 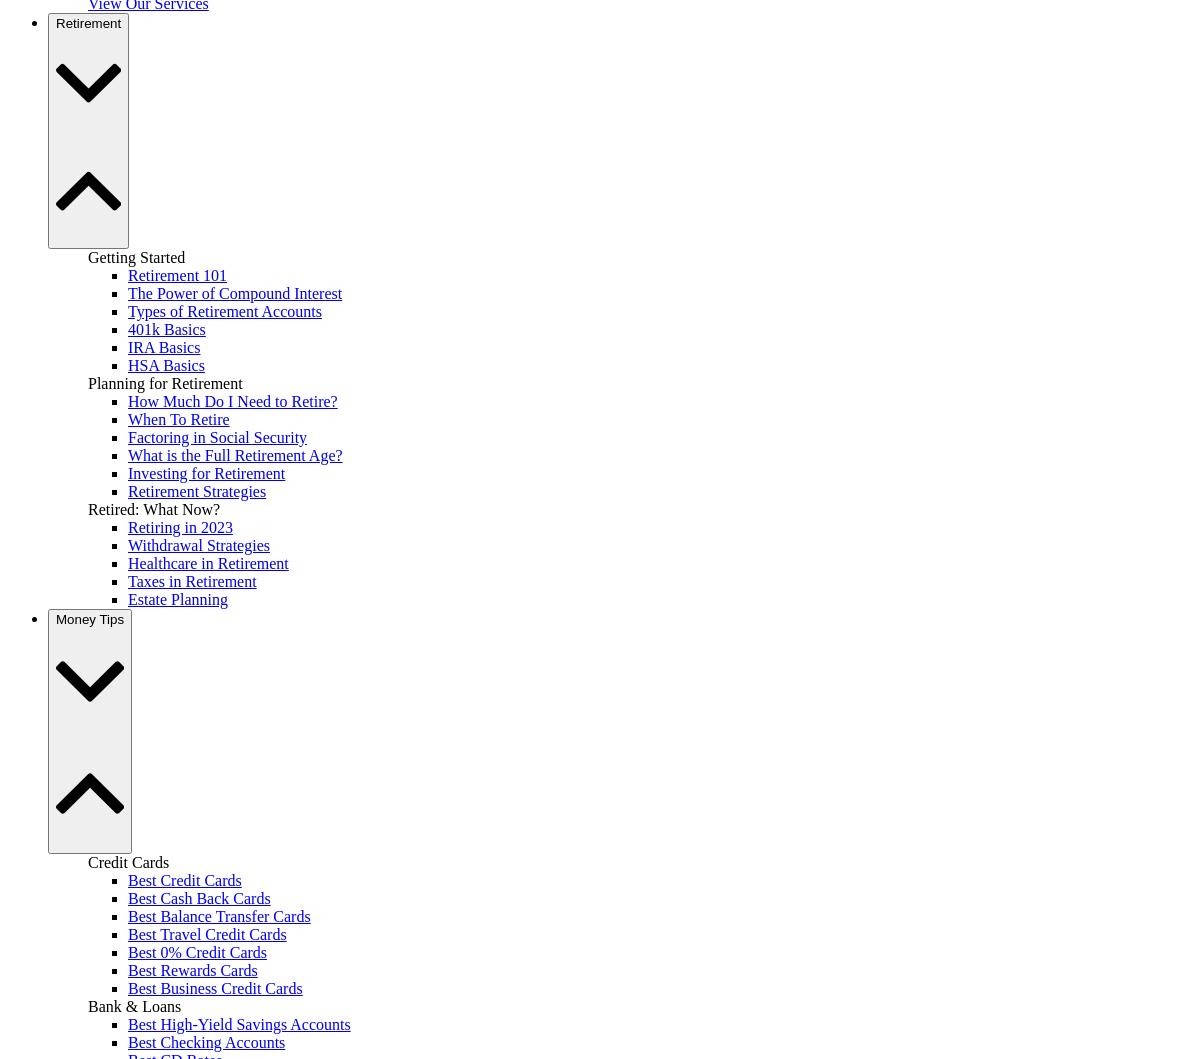 What do you see at coordinates (134, 1004) in the screenshot?
I see `'Bank & Loans'` at bounding box center [134, 1004].